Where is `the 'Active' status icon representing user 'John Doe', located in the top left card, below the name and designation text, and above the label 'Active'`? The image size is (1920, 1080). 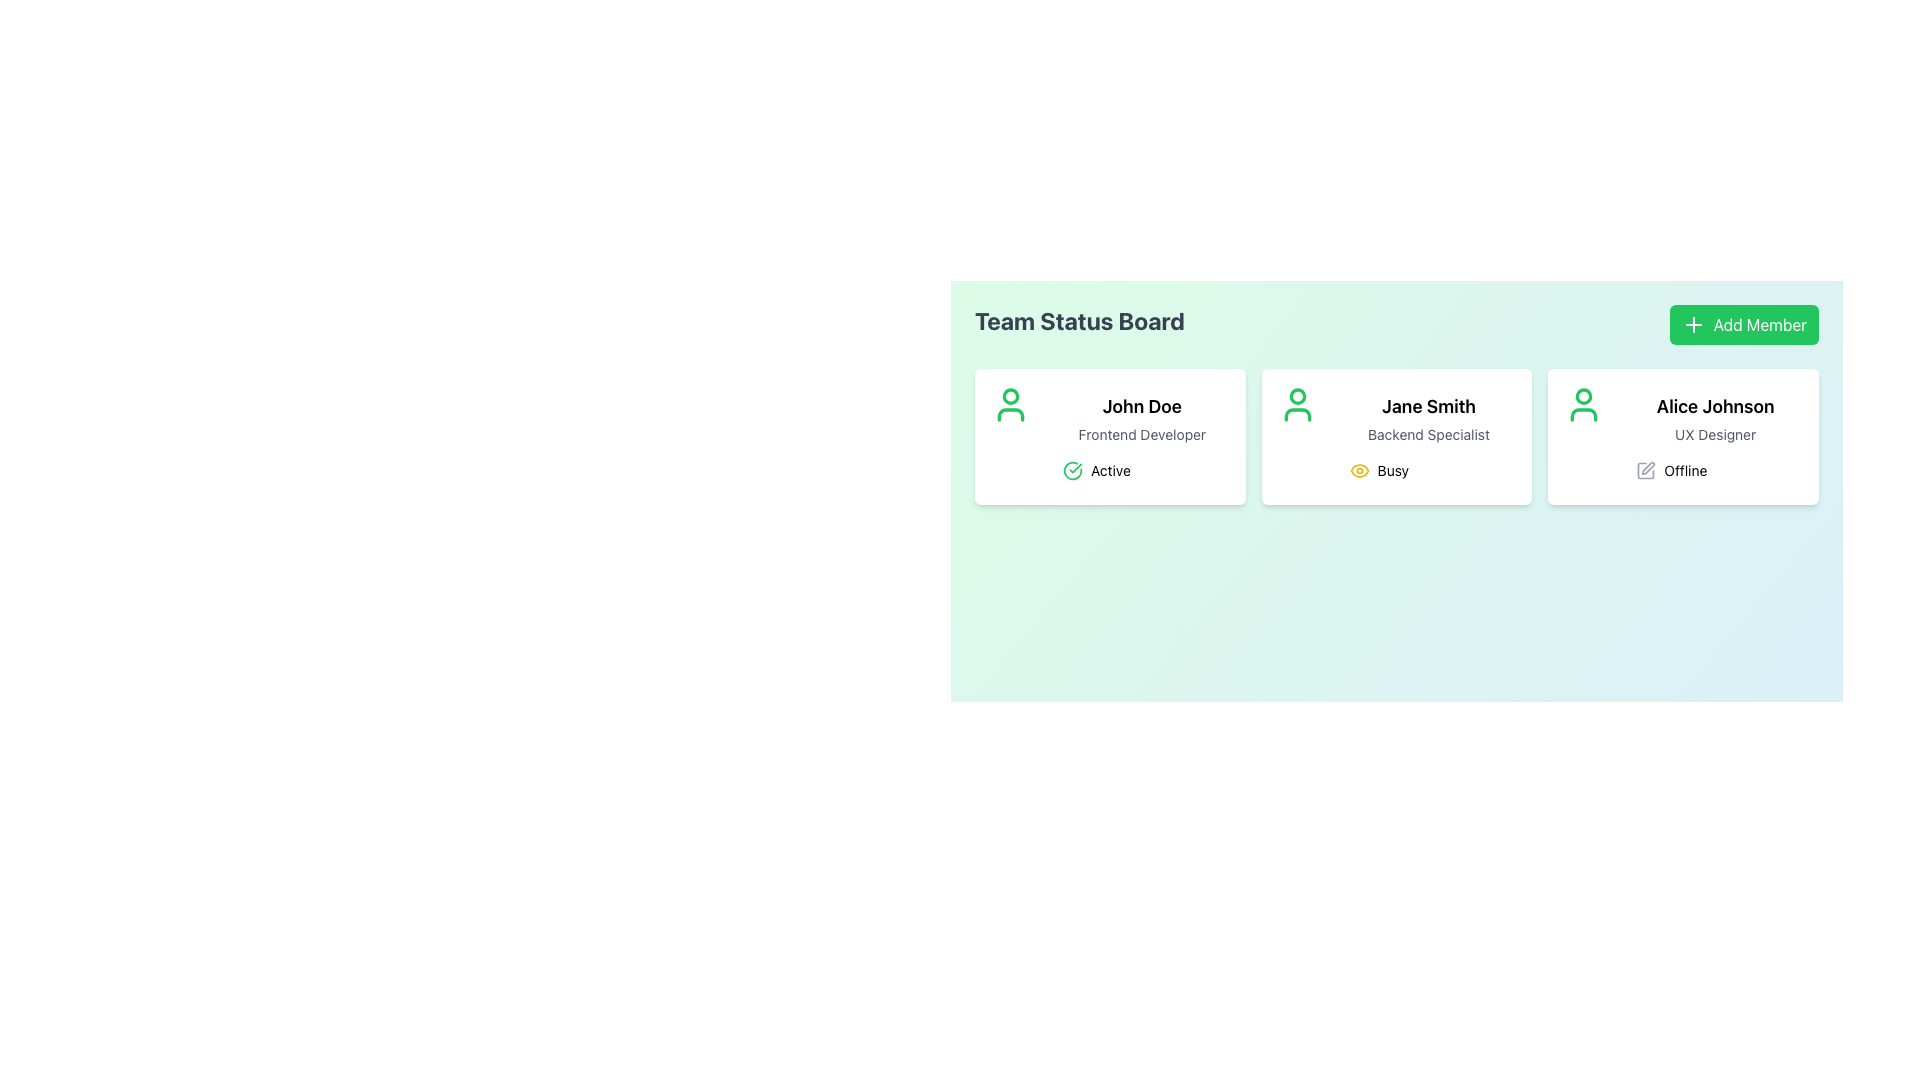
the 'Active' status icon representing user 'John Doe', located in the top left card, below the name and designation text, and above the label 'Active' is located at coordinates (1072, 470).